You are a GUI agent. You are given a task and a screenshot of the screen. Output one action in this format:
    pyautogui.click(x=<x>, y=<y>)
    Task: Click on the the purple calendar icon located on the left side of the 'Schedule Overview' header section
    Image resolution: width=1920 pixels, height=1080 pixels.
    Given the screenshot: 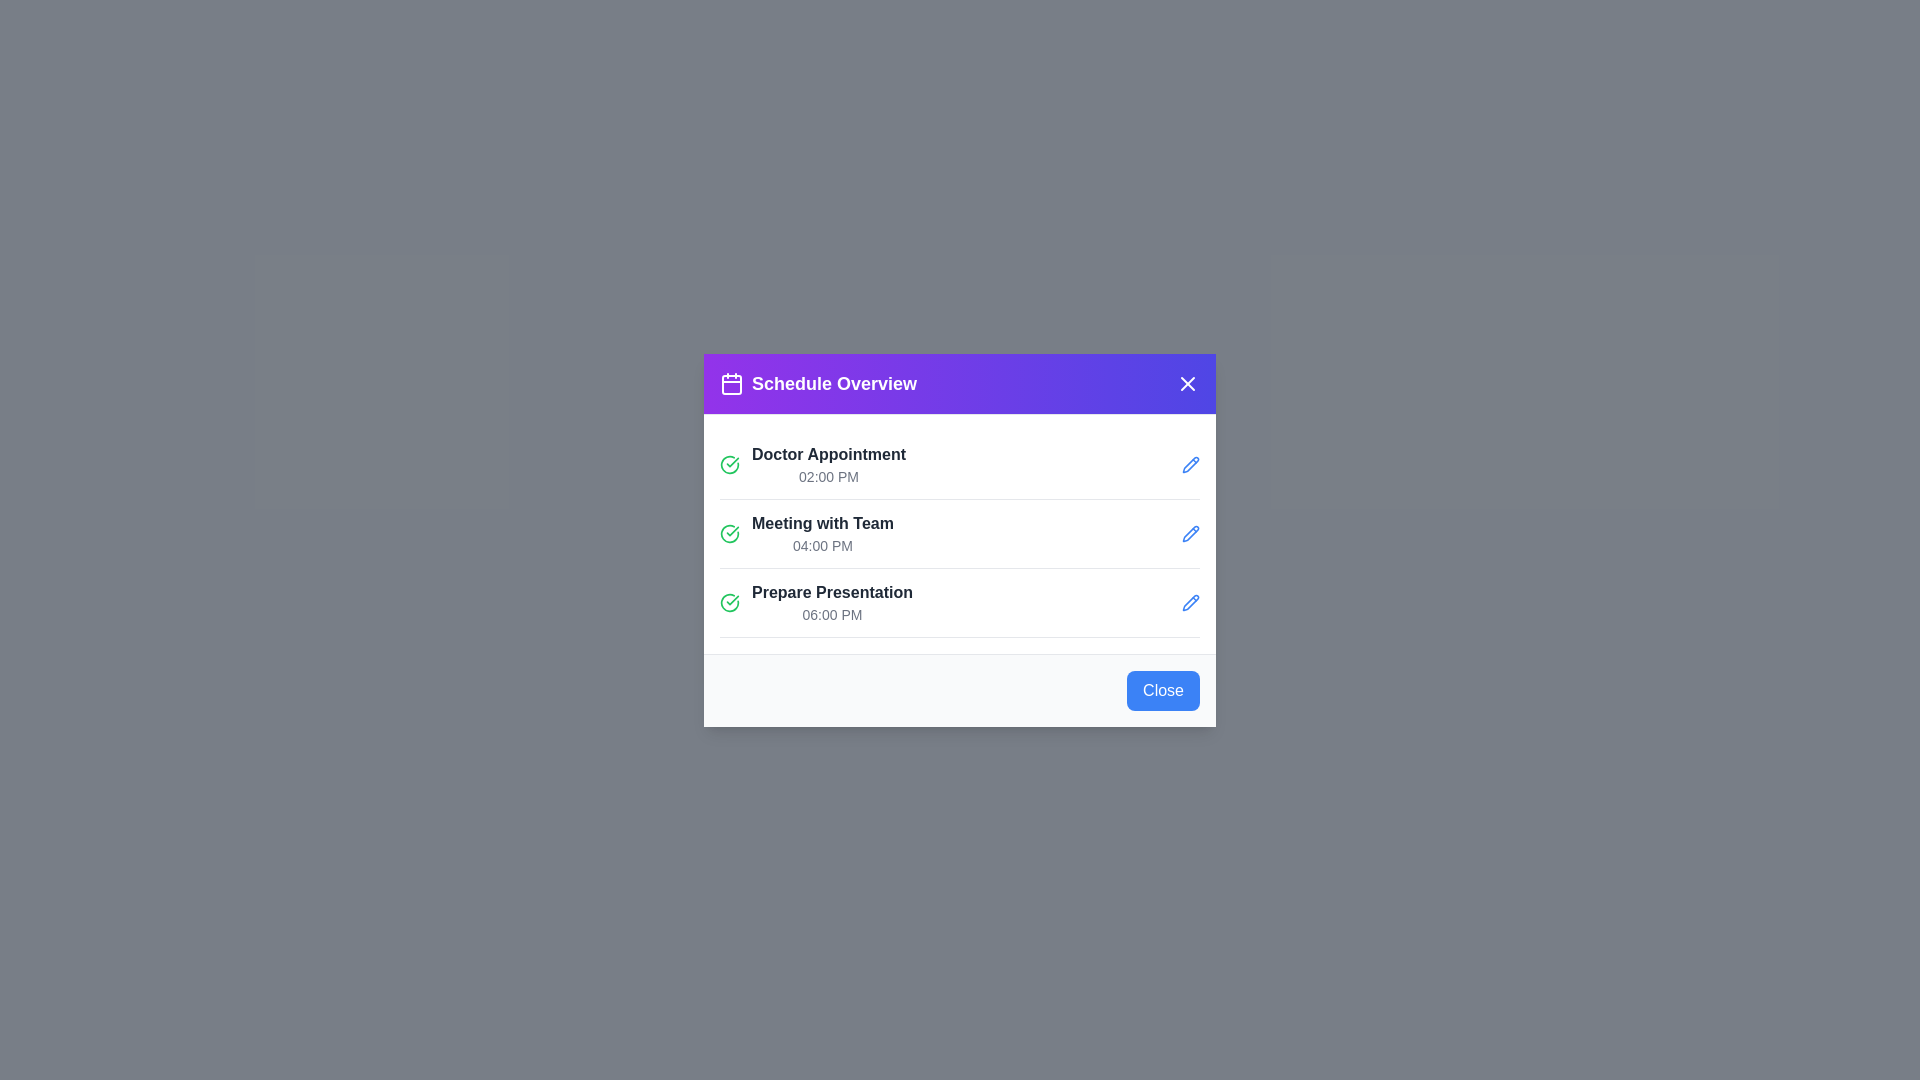 What is the action you would take?
    pyautogui.click(x=730, y=383)
    